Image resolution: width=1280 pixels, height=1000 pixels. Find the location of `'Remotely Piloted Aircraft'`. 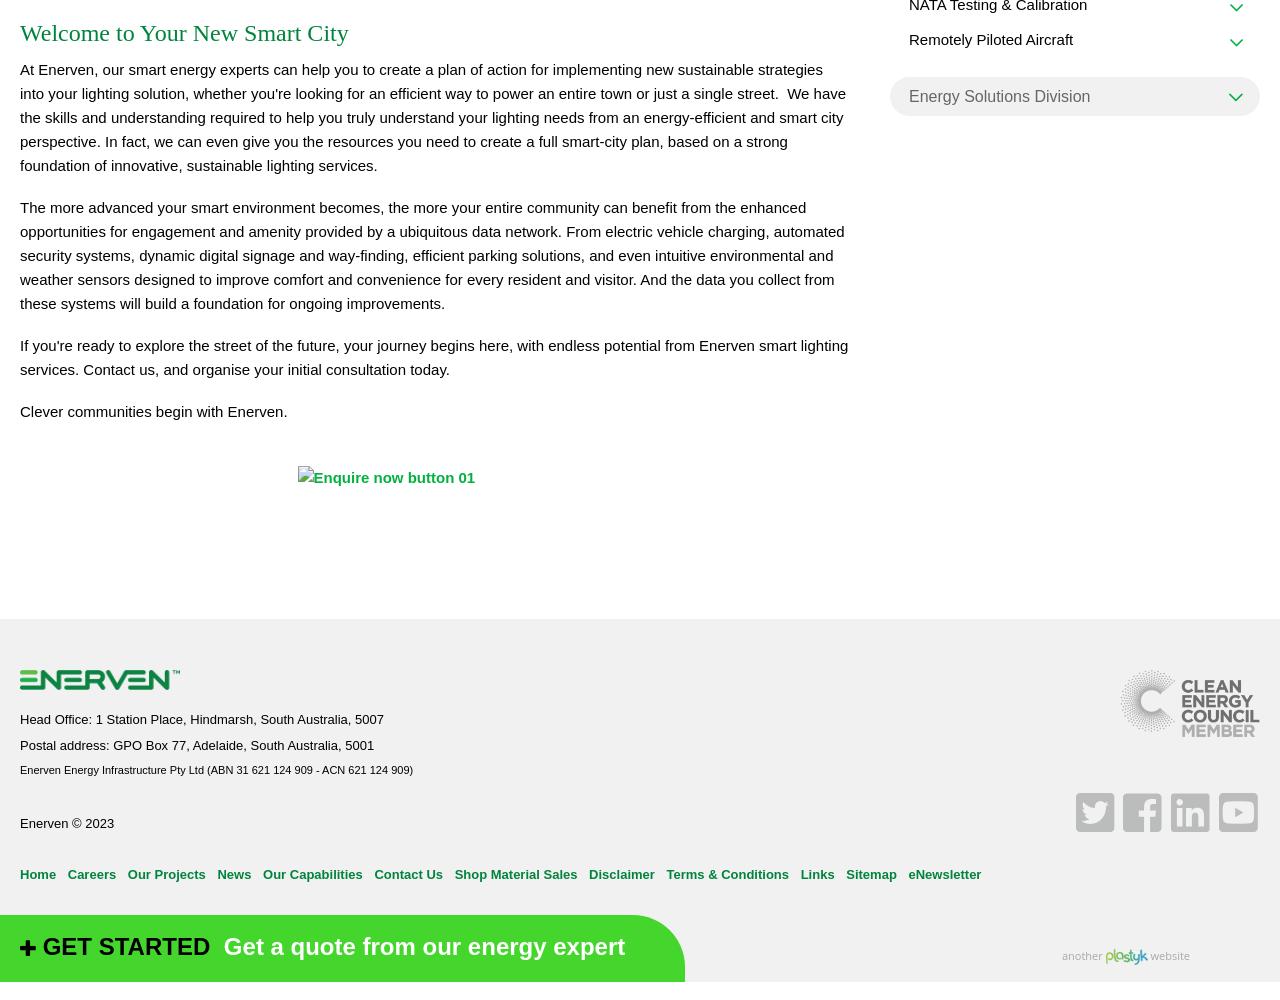

'Remotely Piloted Aircraft' is located at coordinates (908, 39).